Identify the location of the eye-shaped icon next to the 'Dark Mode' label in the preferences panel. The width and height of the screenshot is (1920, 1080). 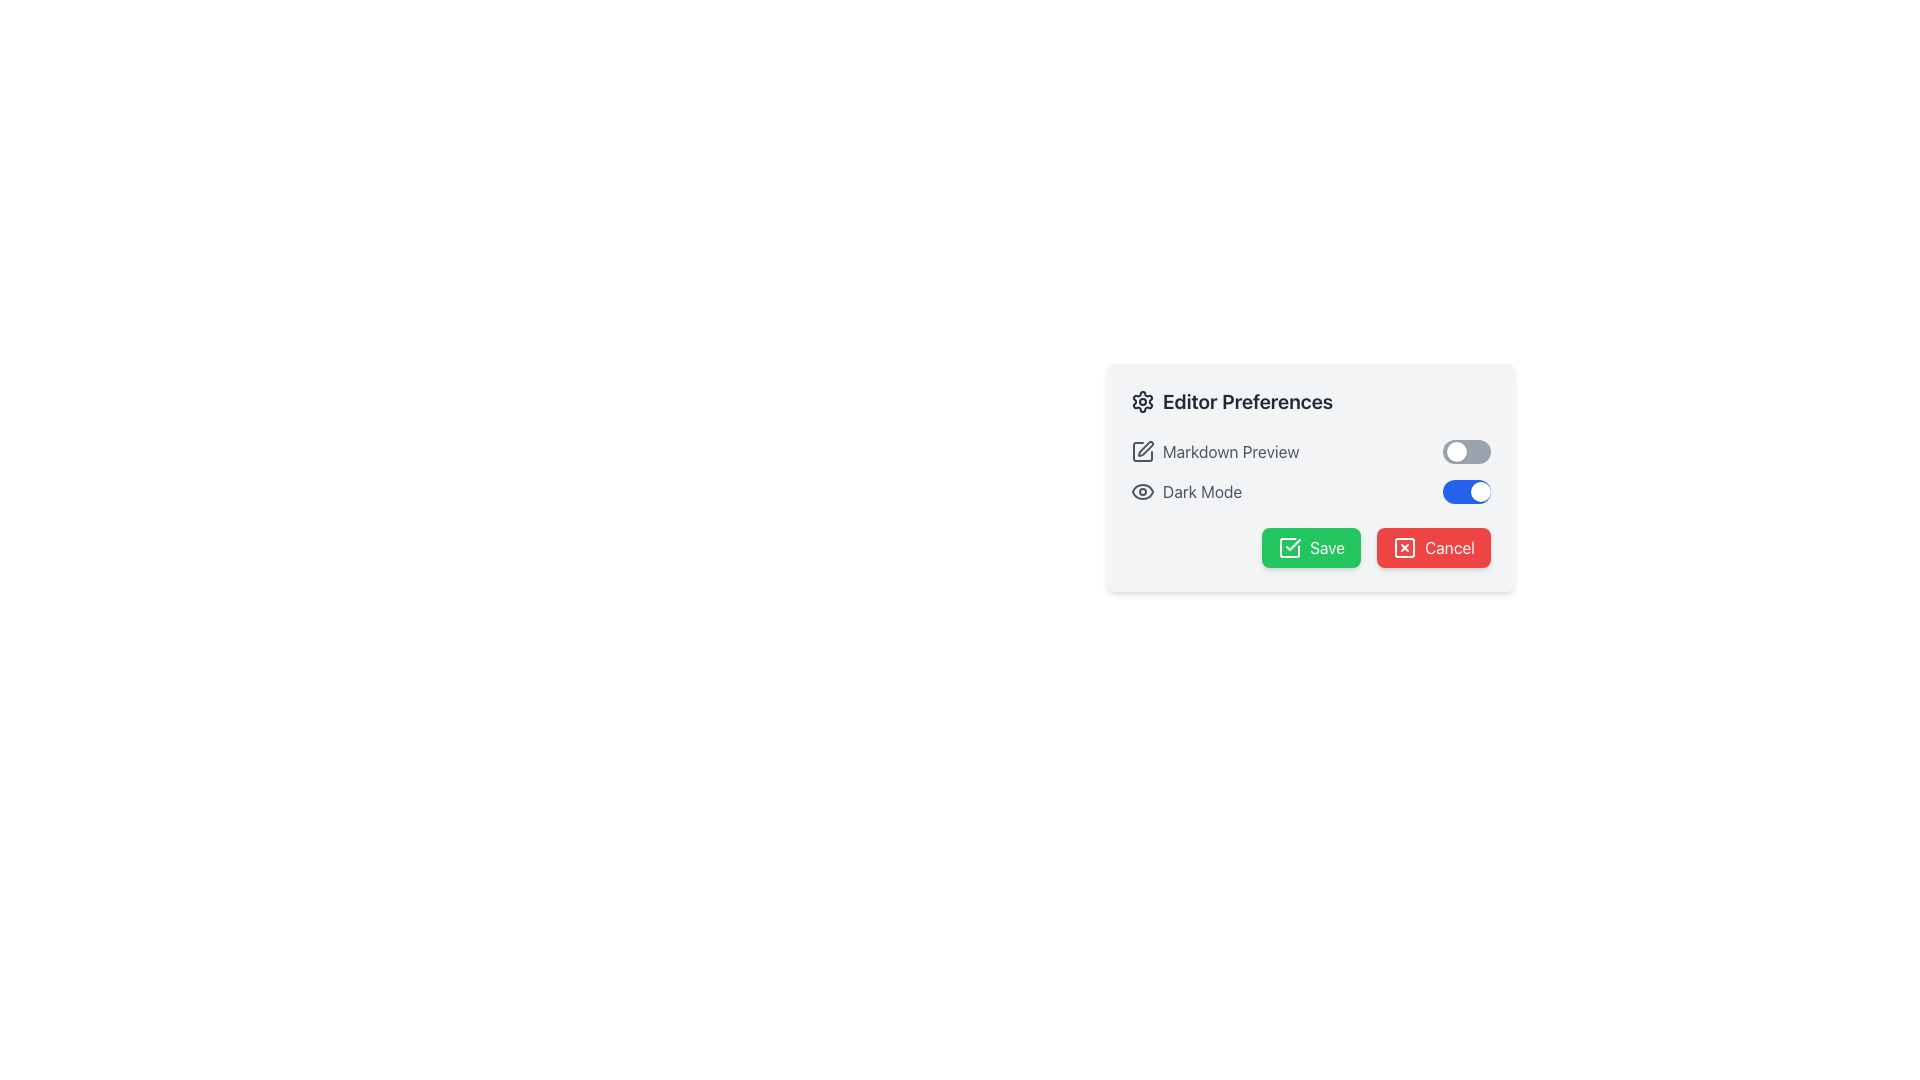
(1142, 492).